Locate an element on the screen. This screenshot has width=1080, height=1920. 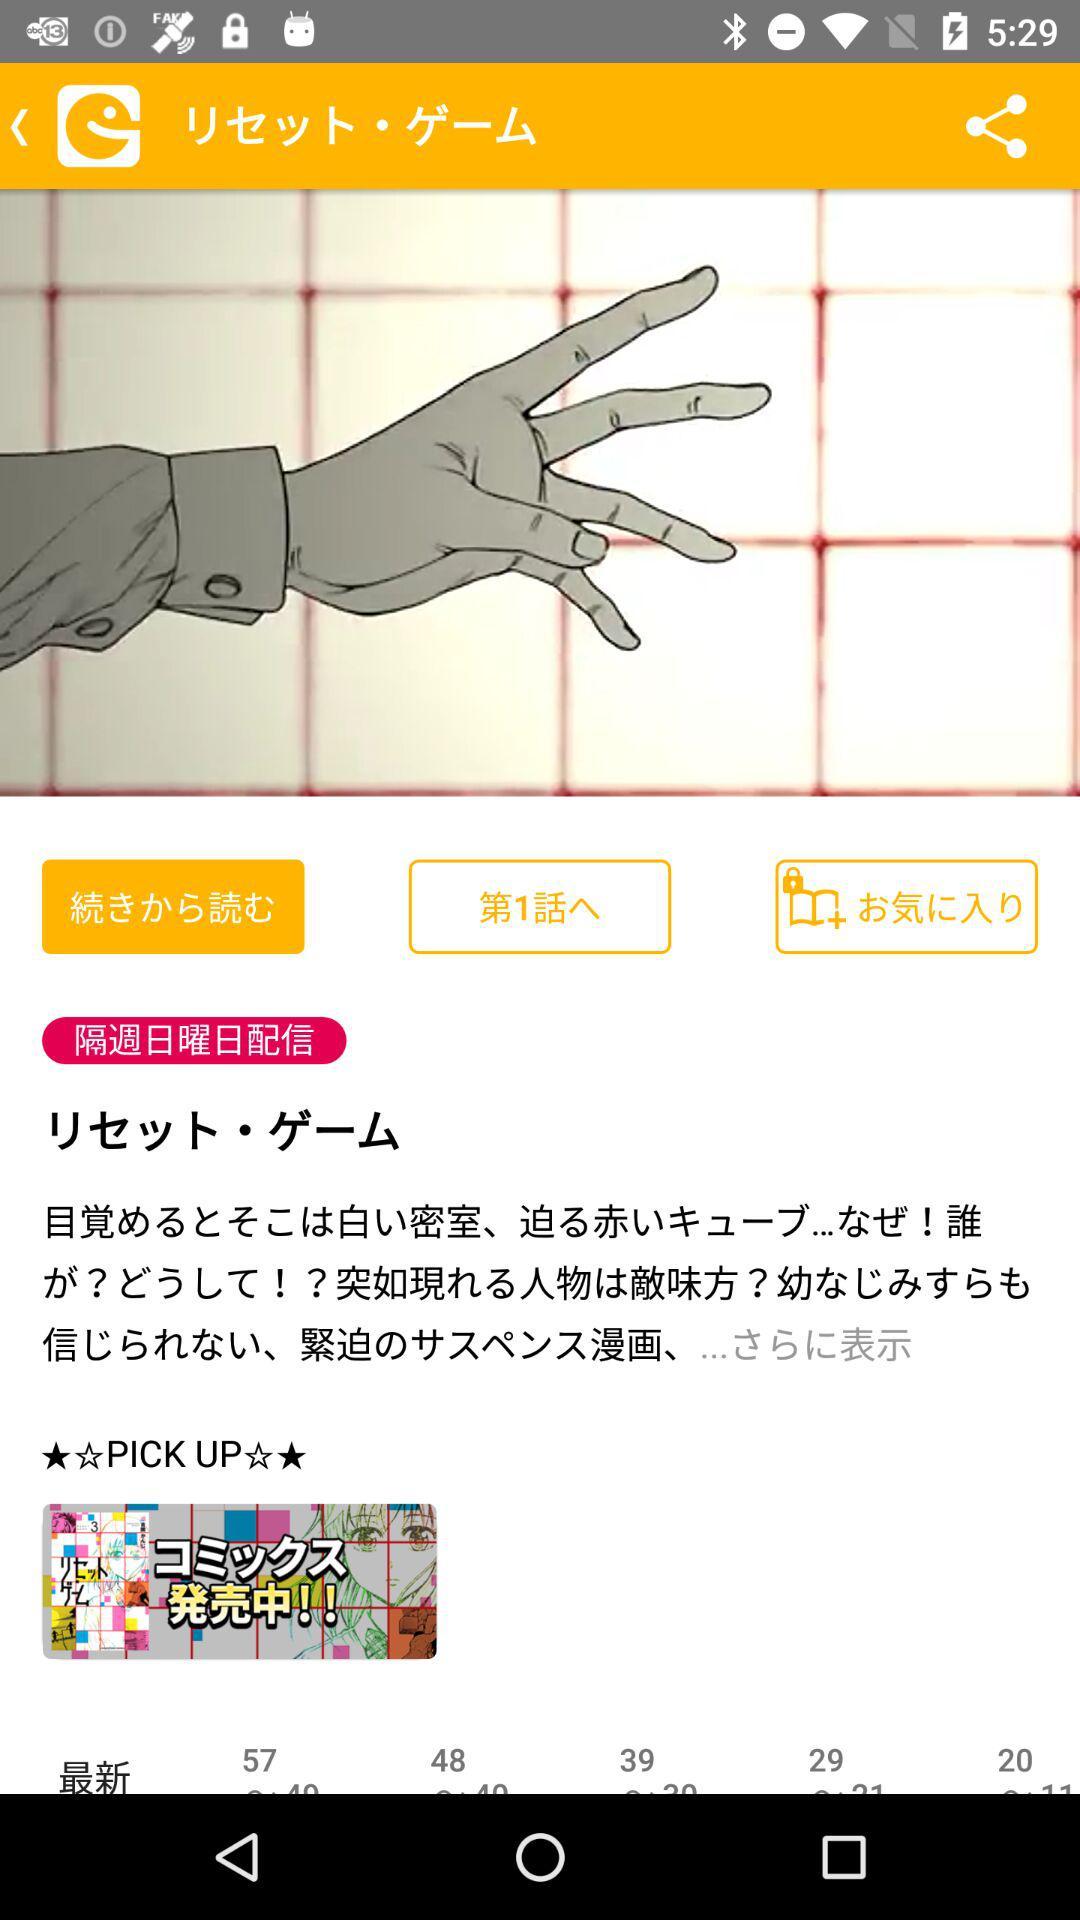
the share button on right corner is located at coordinates (995, 124).